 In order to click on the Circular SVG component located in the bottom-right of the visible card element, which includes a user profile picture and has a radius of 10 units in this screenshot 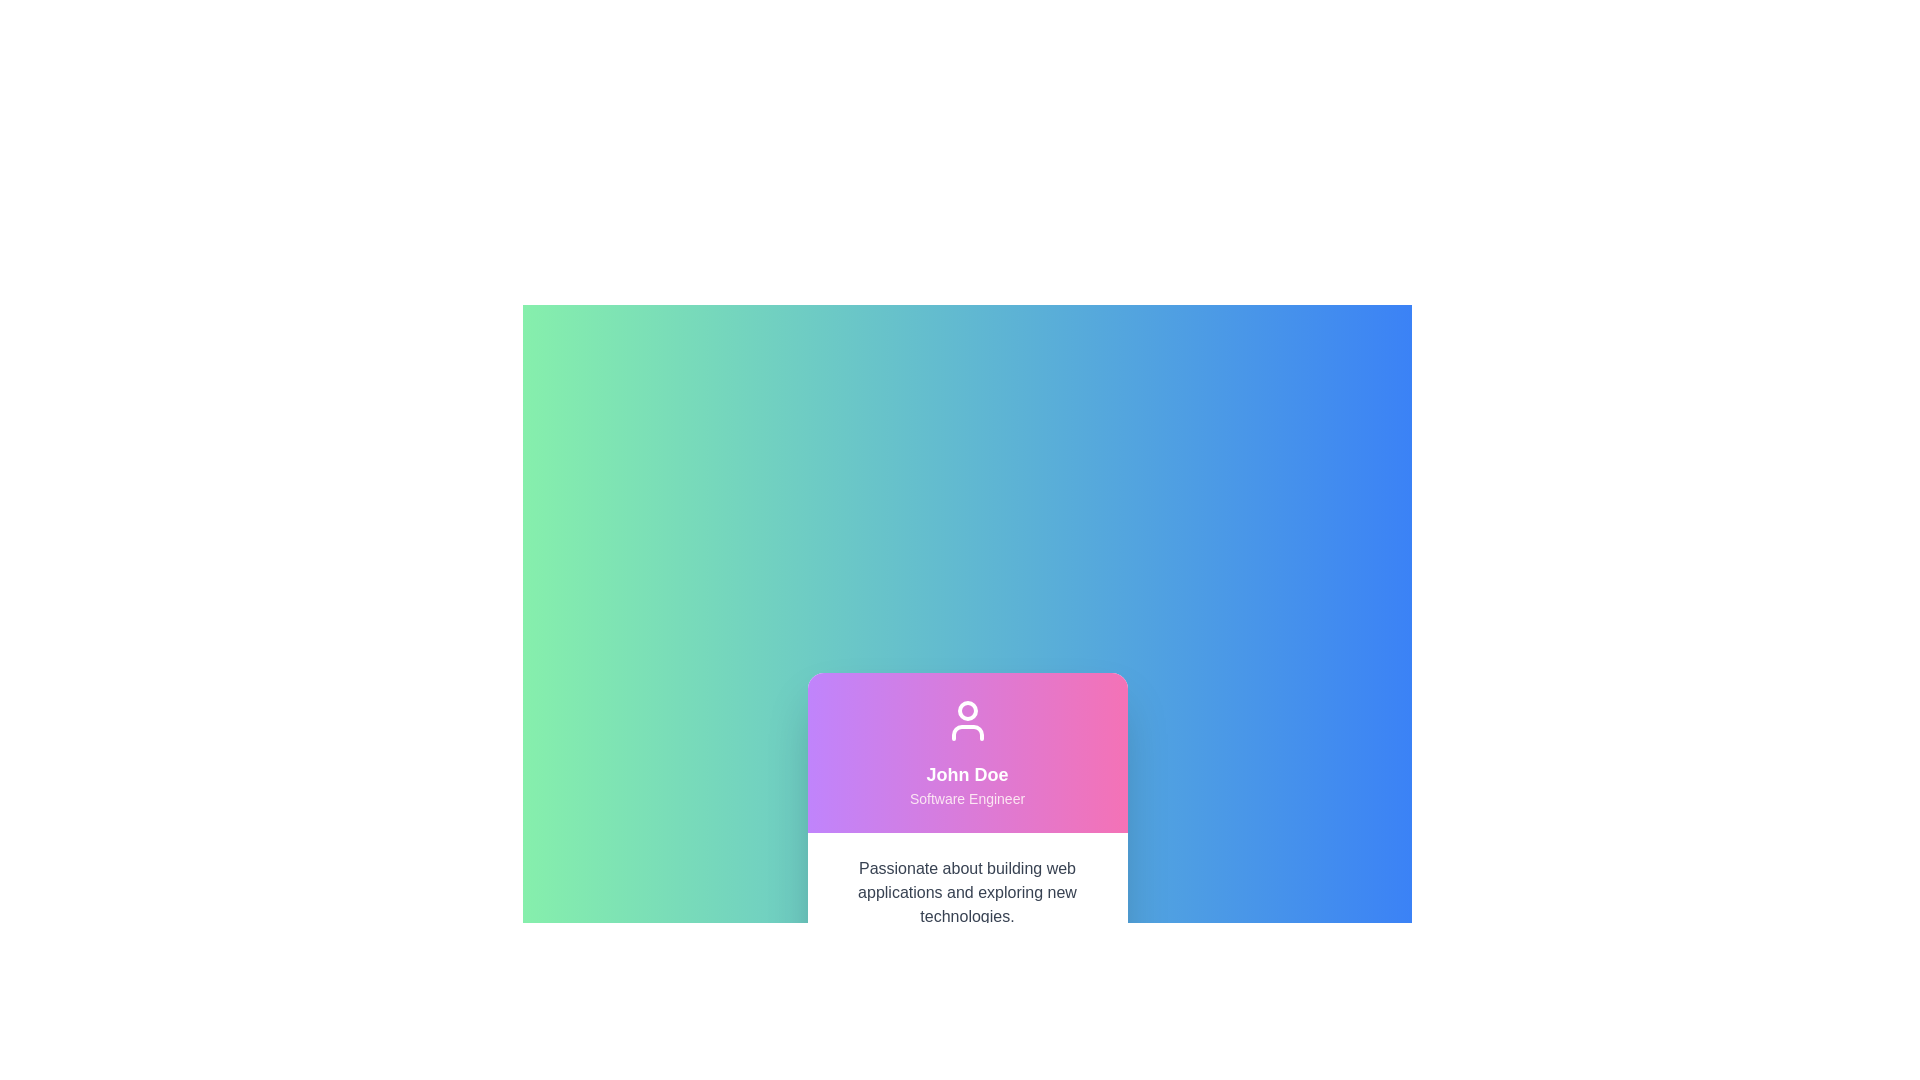, I will do `click(1090, 971)`.